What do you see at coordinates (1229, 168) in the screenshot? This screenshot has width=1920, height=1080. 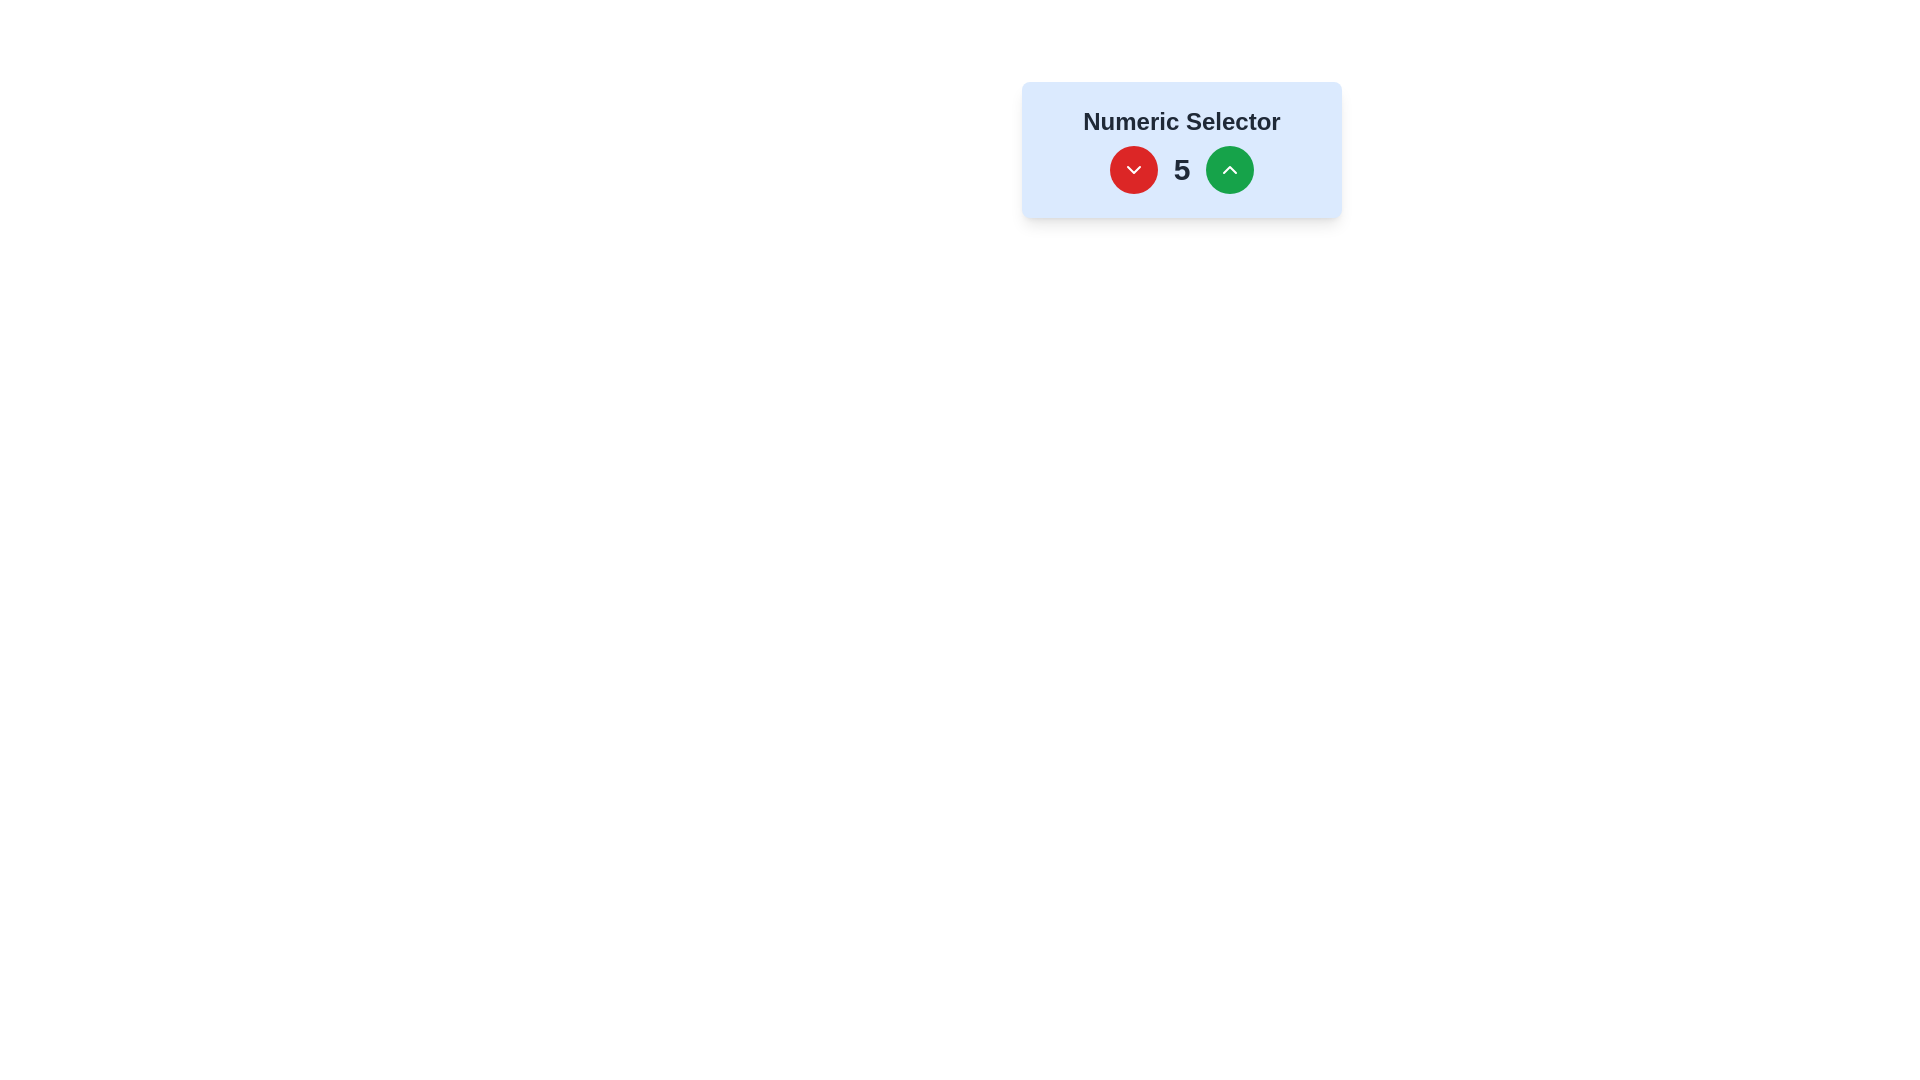 I see `the green circular button with a white upward-pointing arrow to change its color to a darker green` at bounding box center [1229, 168].